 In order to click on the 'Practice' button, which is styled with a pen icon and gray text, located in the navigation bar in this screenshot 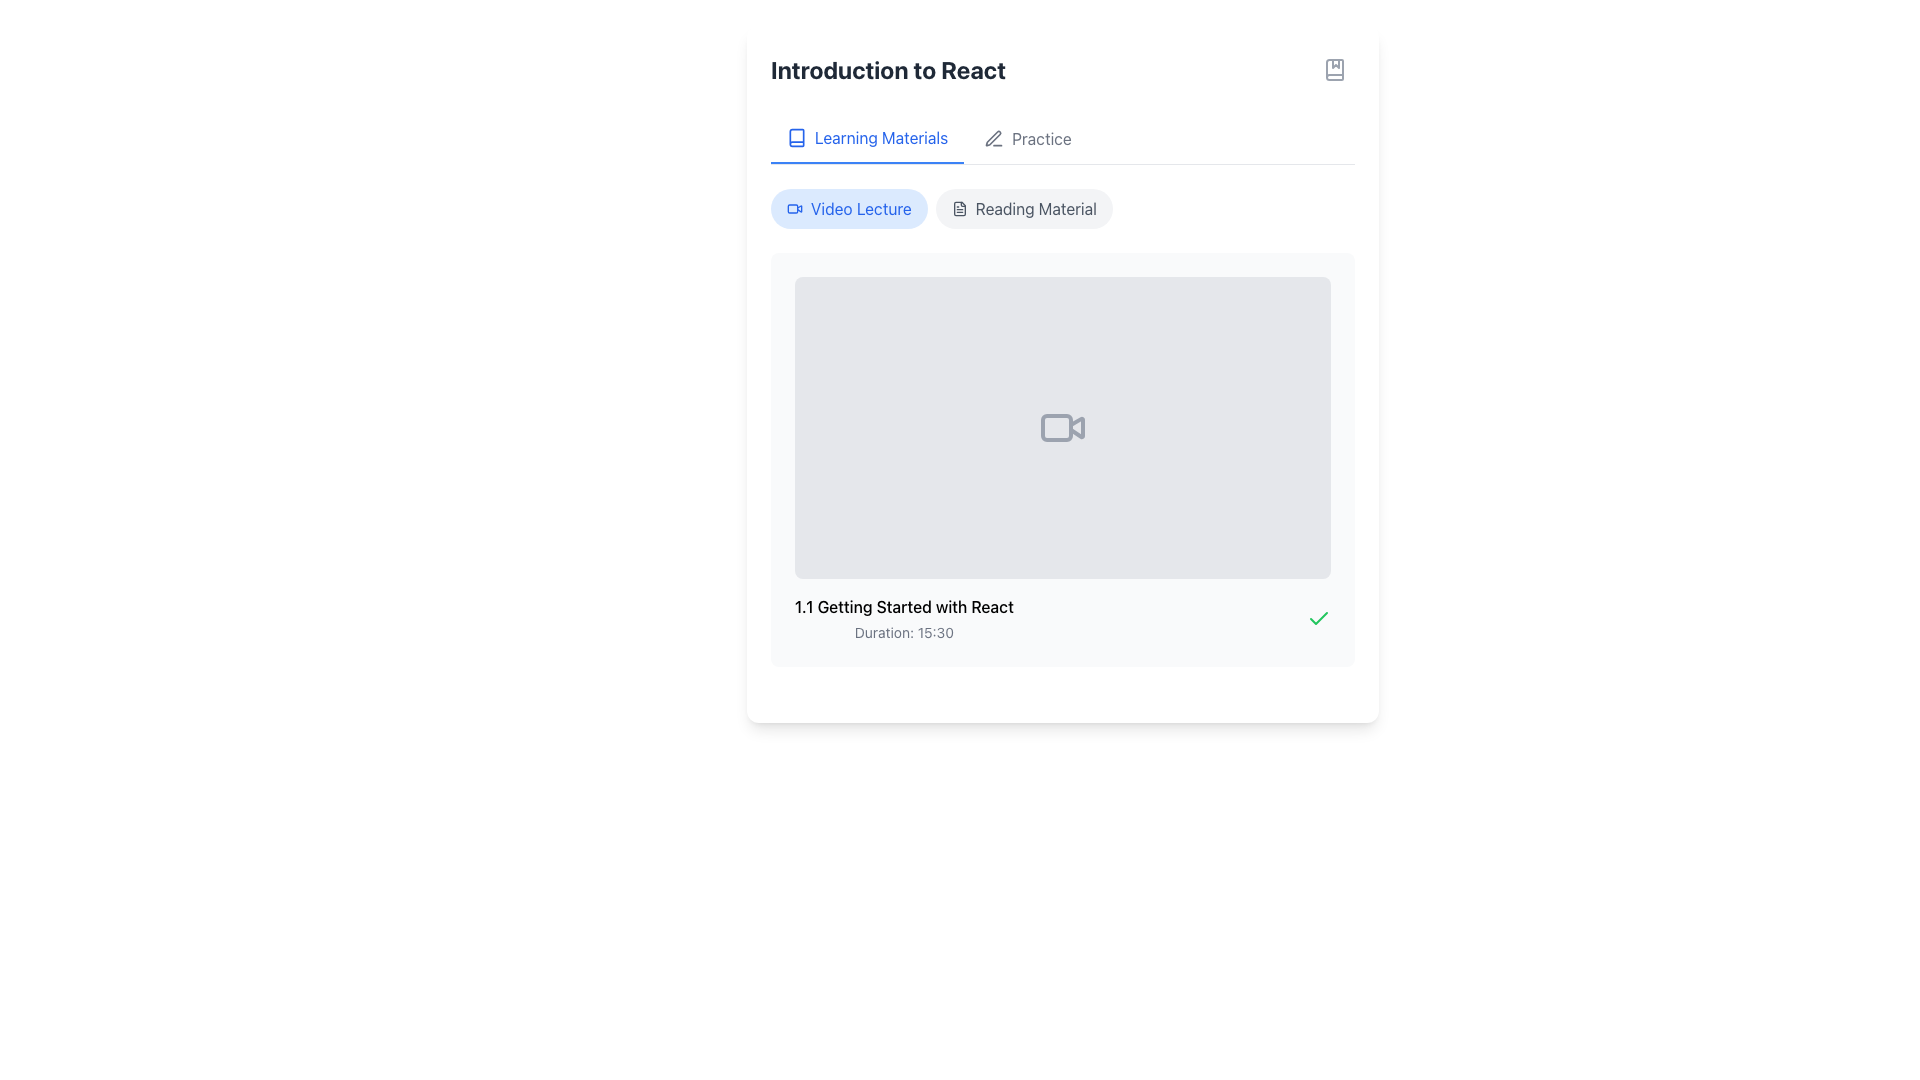, I will do `click(1027, 137)`.